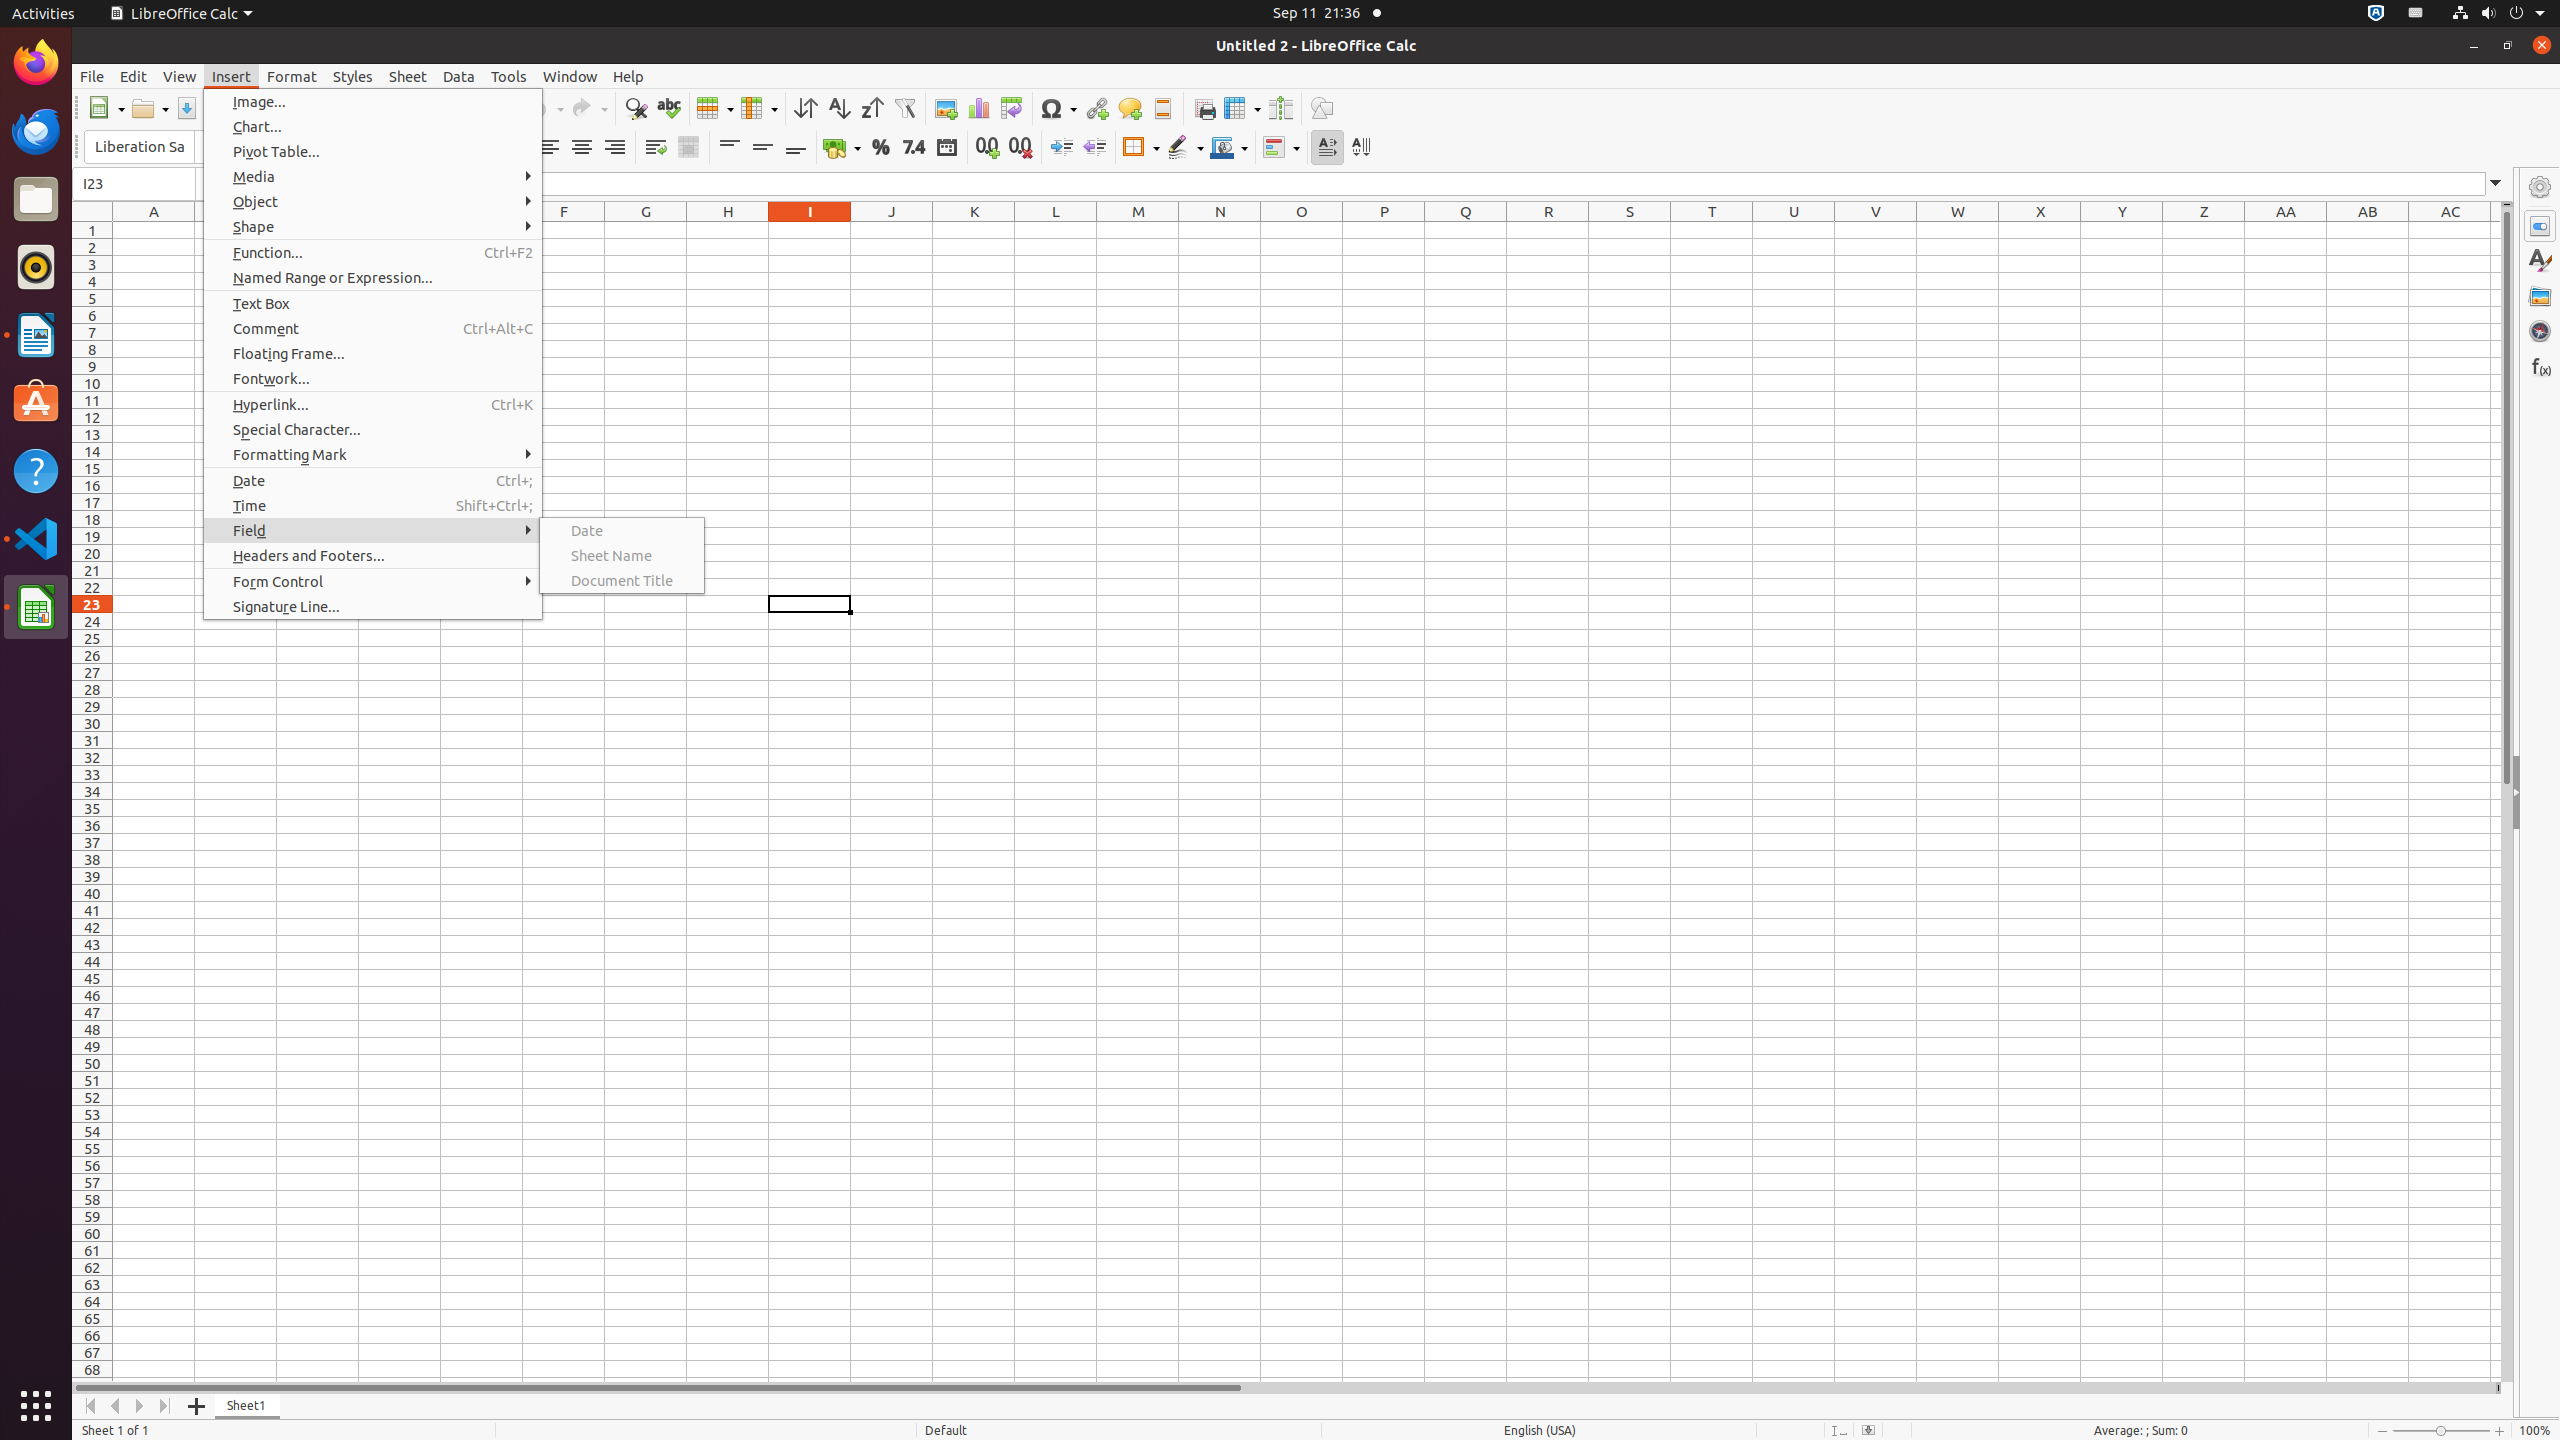 The image size is (2560, 1440). Describe the element at coordinates (904, 107) in the screenshot. I see `'AutoFilter'` at that location.